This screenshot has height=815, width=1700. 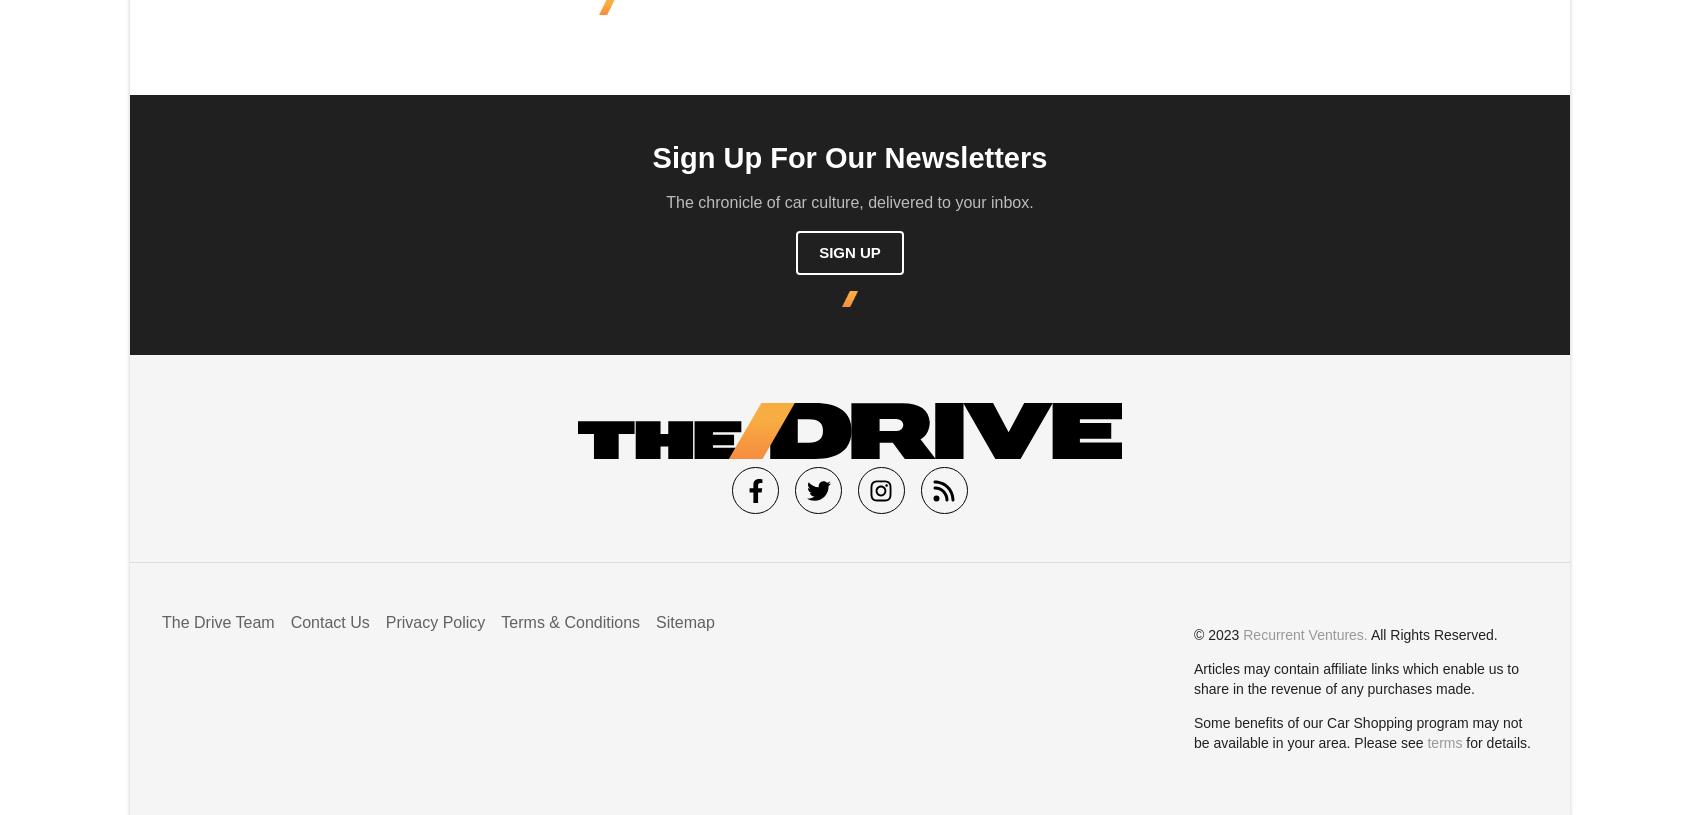 I want to click on 'The Drive Team', so click(x=217, y=621).